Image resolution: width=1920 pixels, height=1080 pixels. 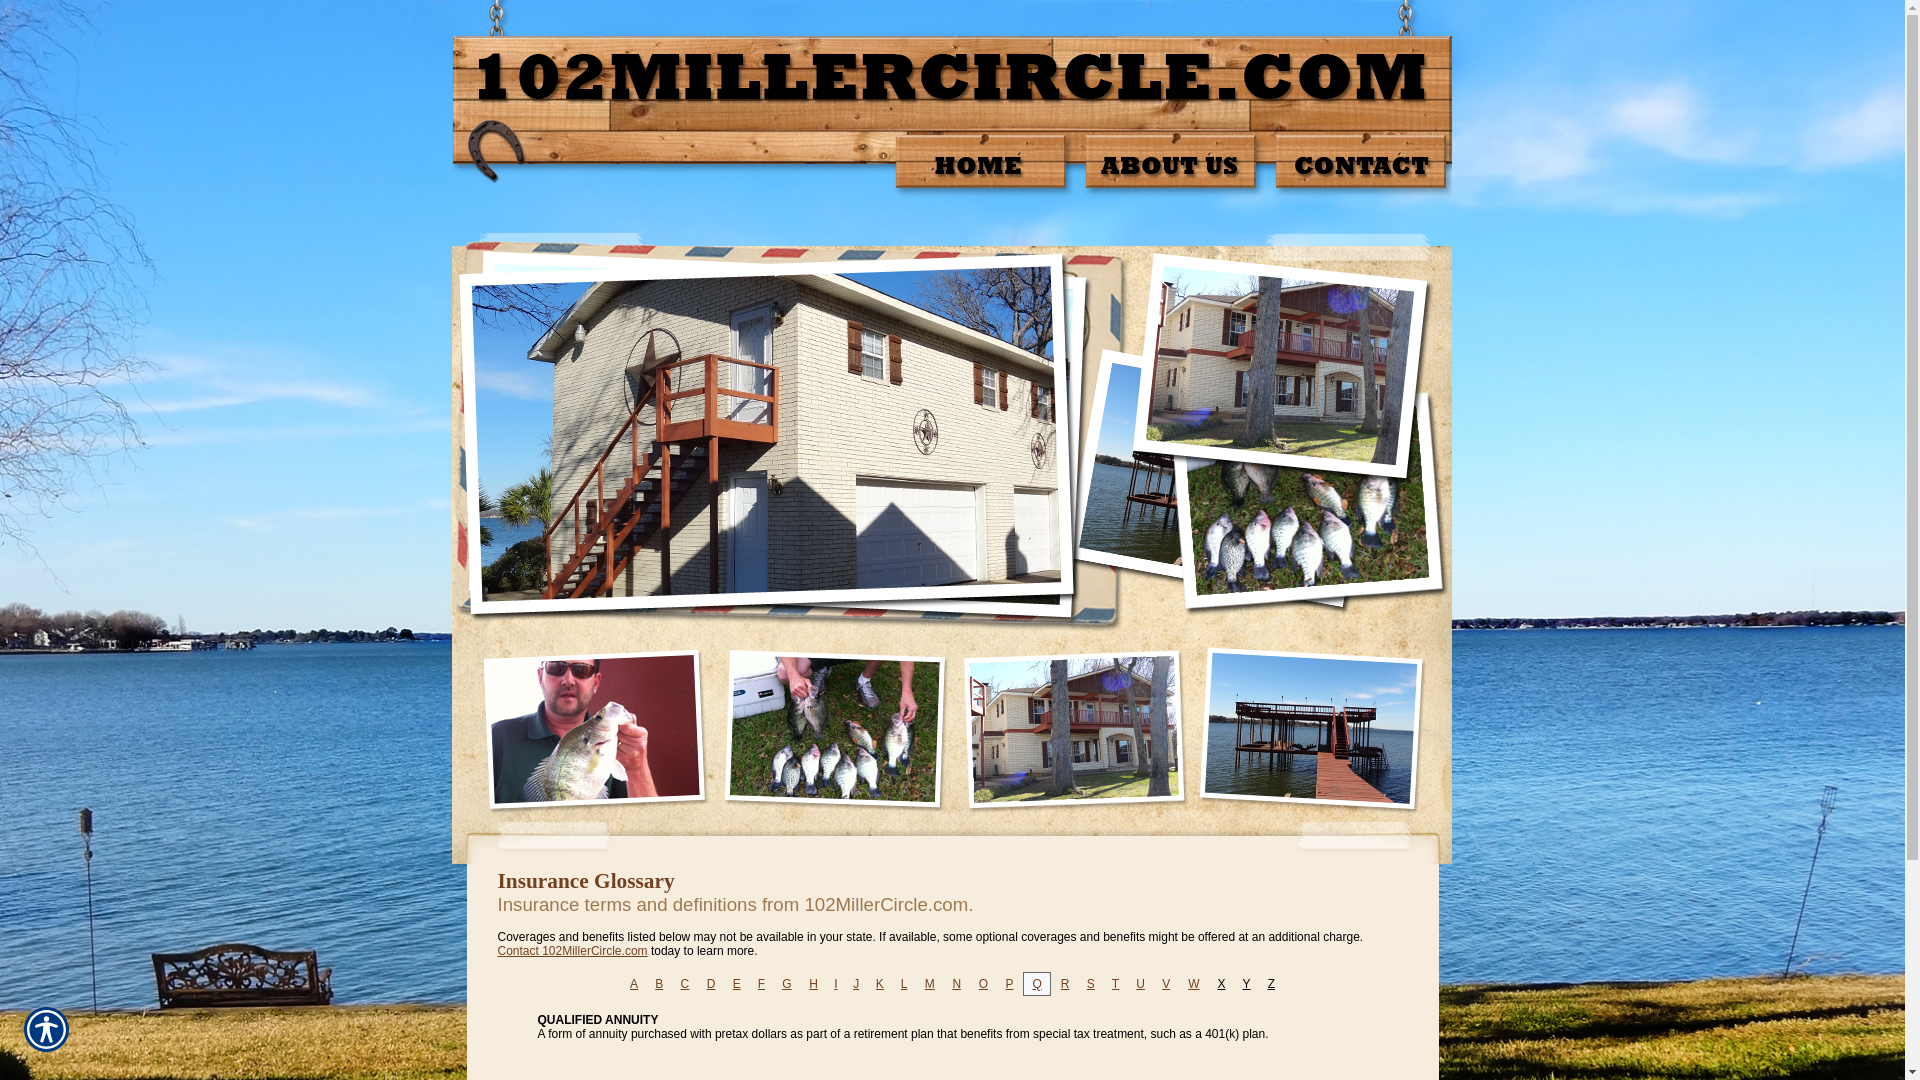 I want to click on 'D', so click(x=711, y=982).